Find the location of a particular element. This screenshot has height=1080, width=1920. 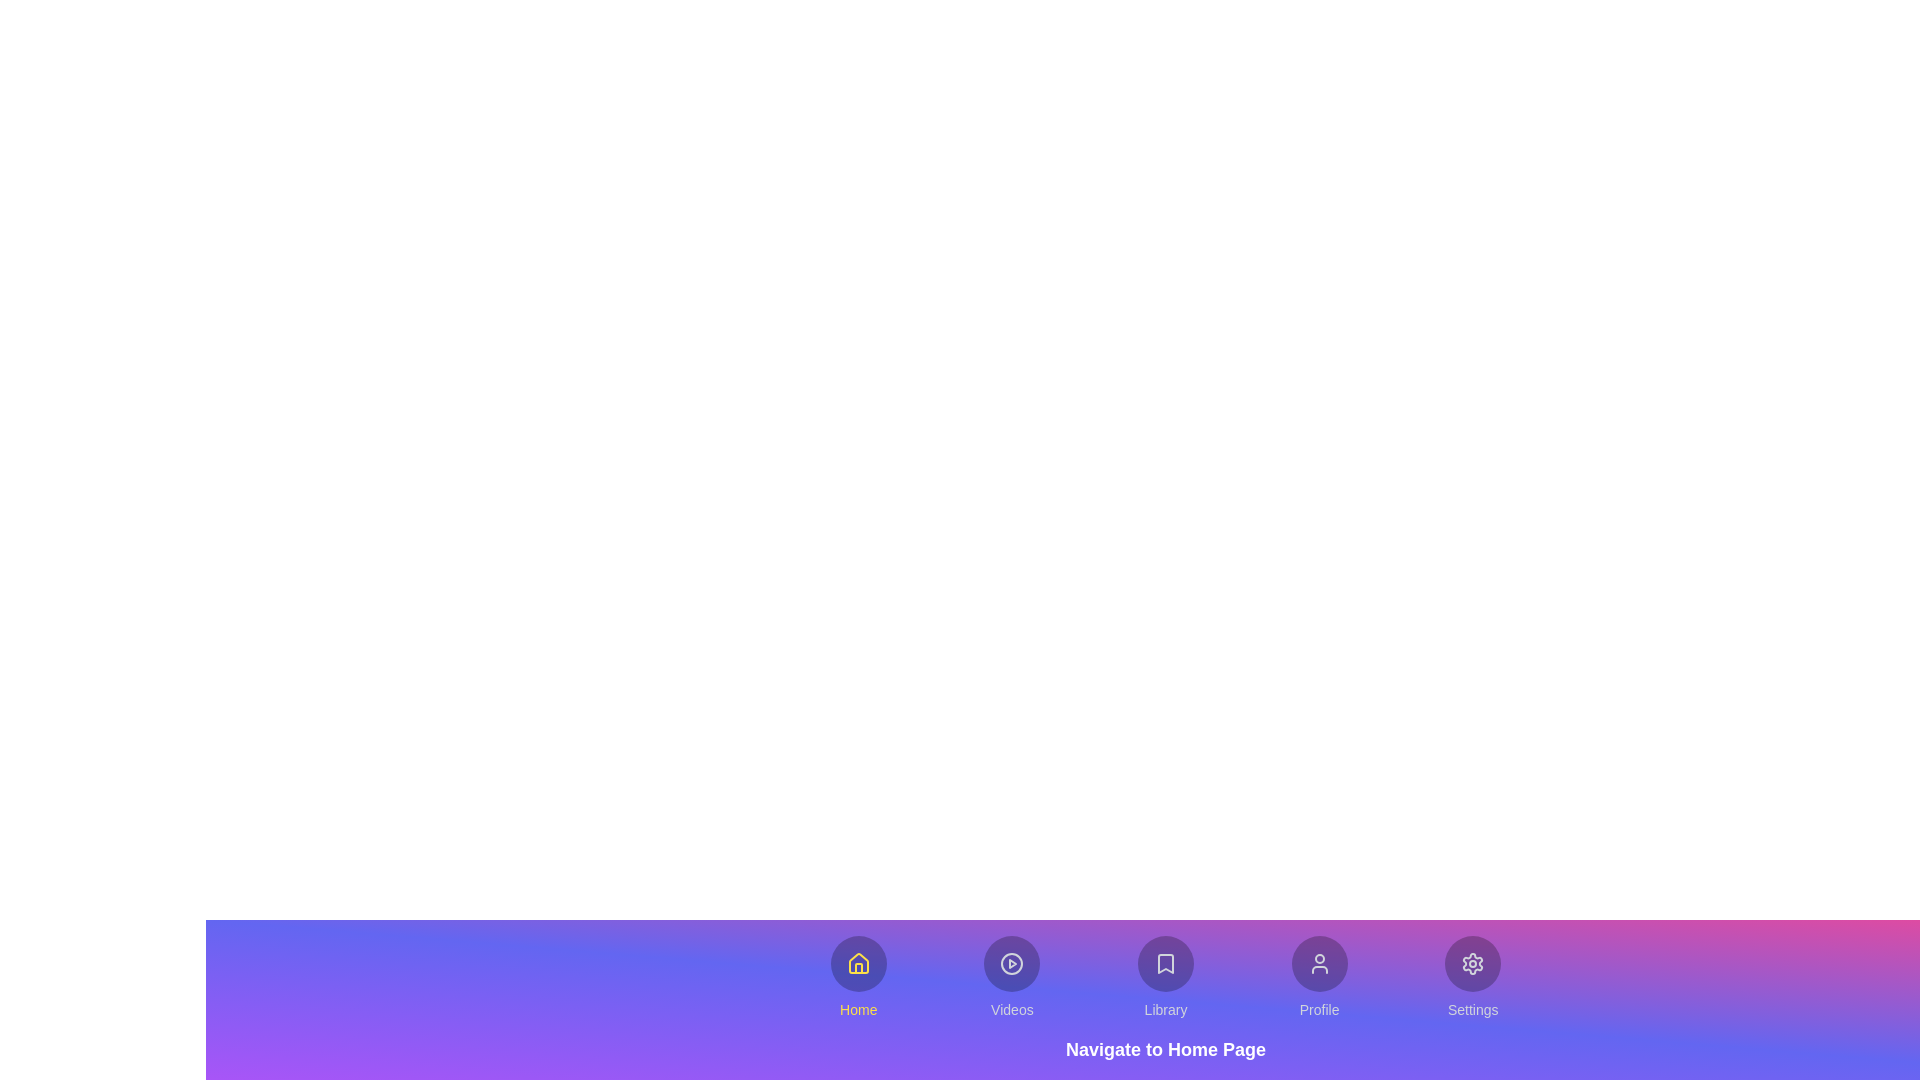

the button labeled Profile to explore its hover effects is located at coordinates (1319, 977).